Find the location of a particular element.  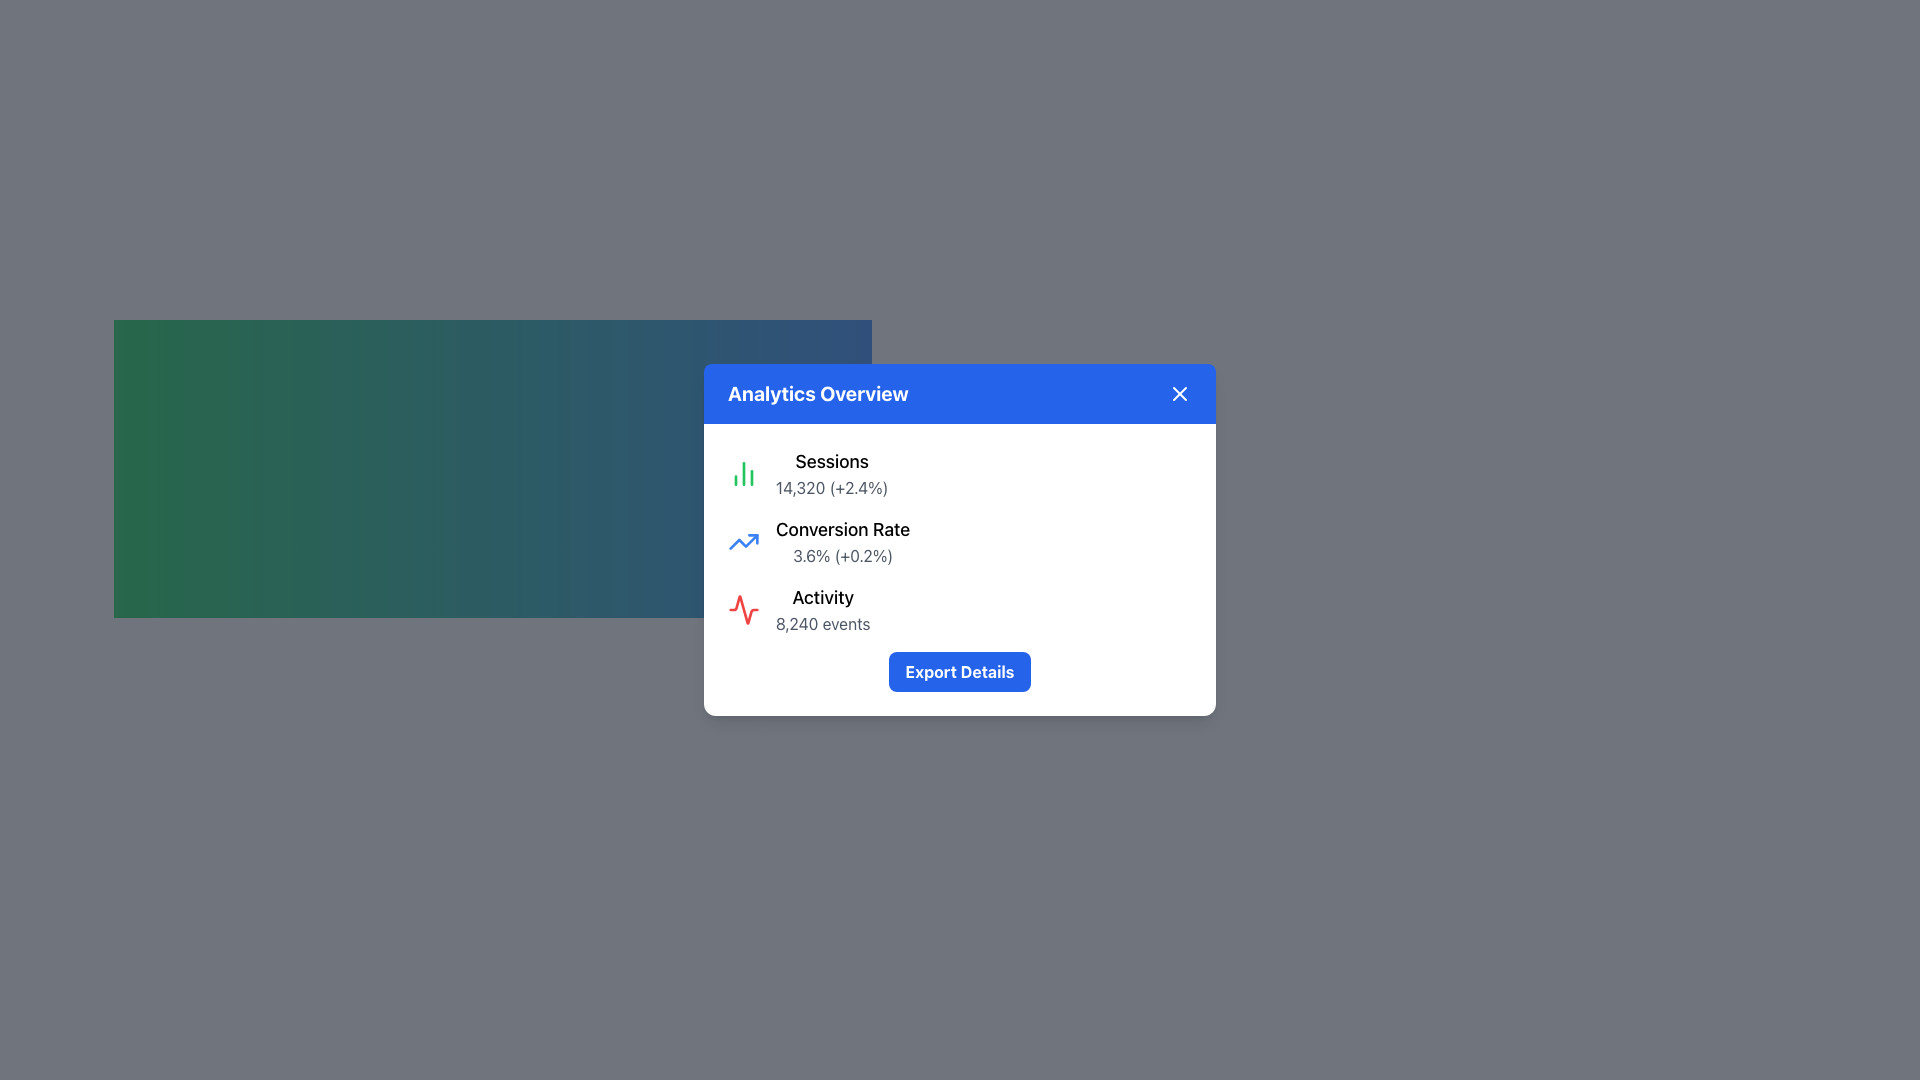

the informational block containing the 'Activity' title and '8,240 events' description, which is located in the third row of the 'Analytics Overview' card, below the 'Conversion Rate' section is located at coordinates (960, 608).